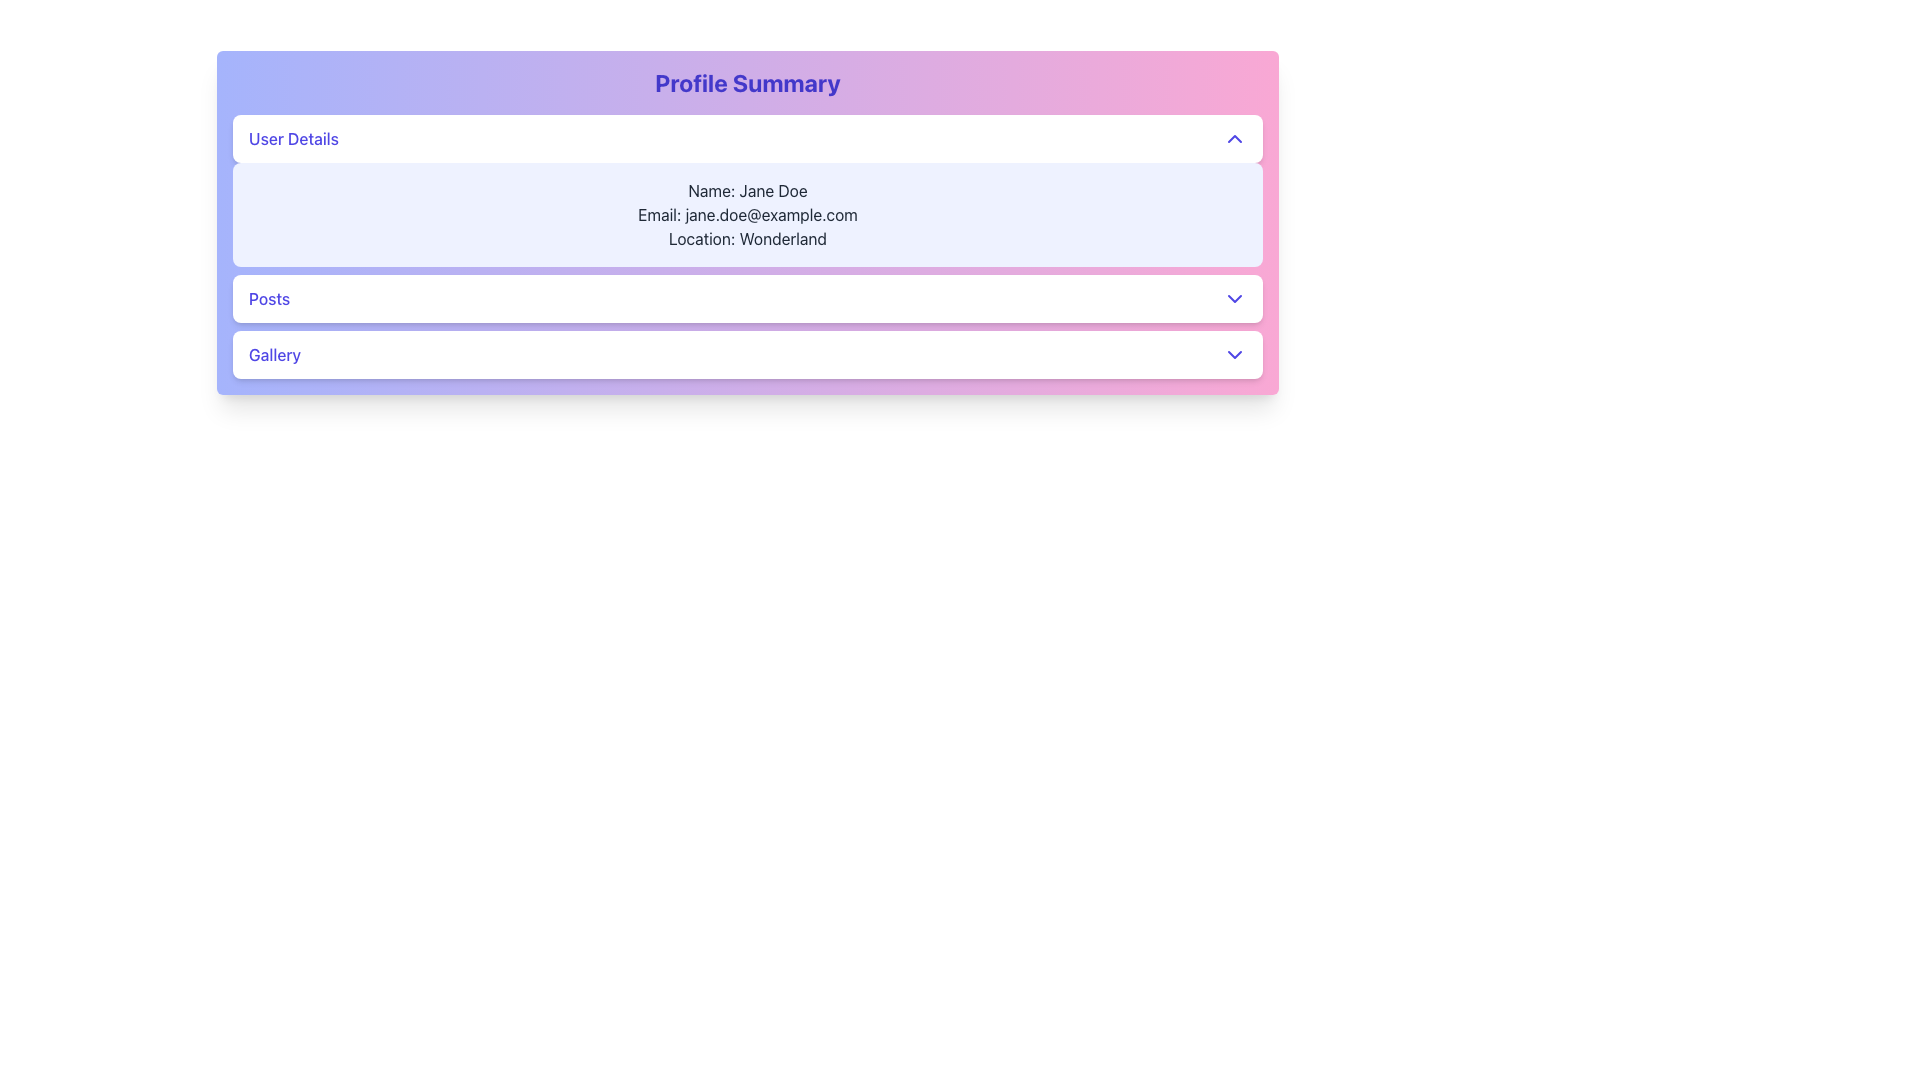  What do you see at coordinates (747, 215) in the screenshot?
I see `the static text label displaying the user's email address, which is located in the 'User Details' section, second in order below 'Name: Jane Doe'` at bounding box center [747, 215].